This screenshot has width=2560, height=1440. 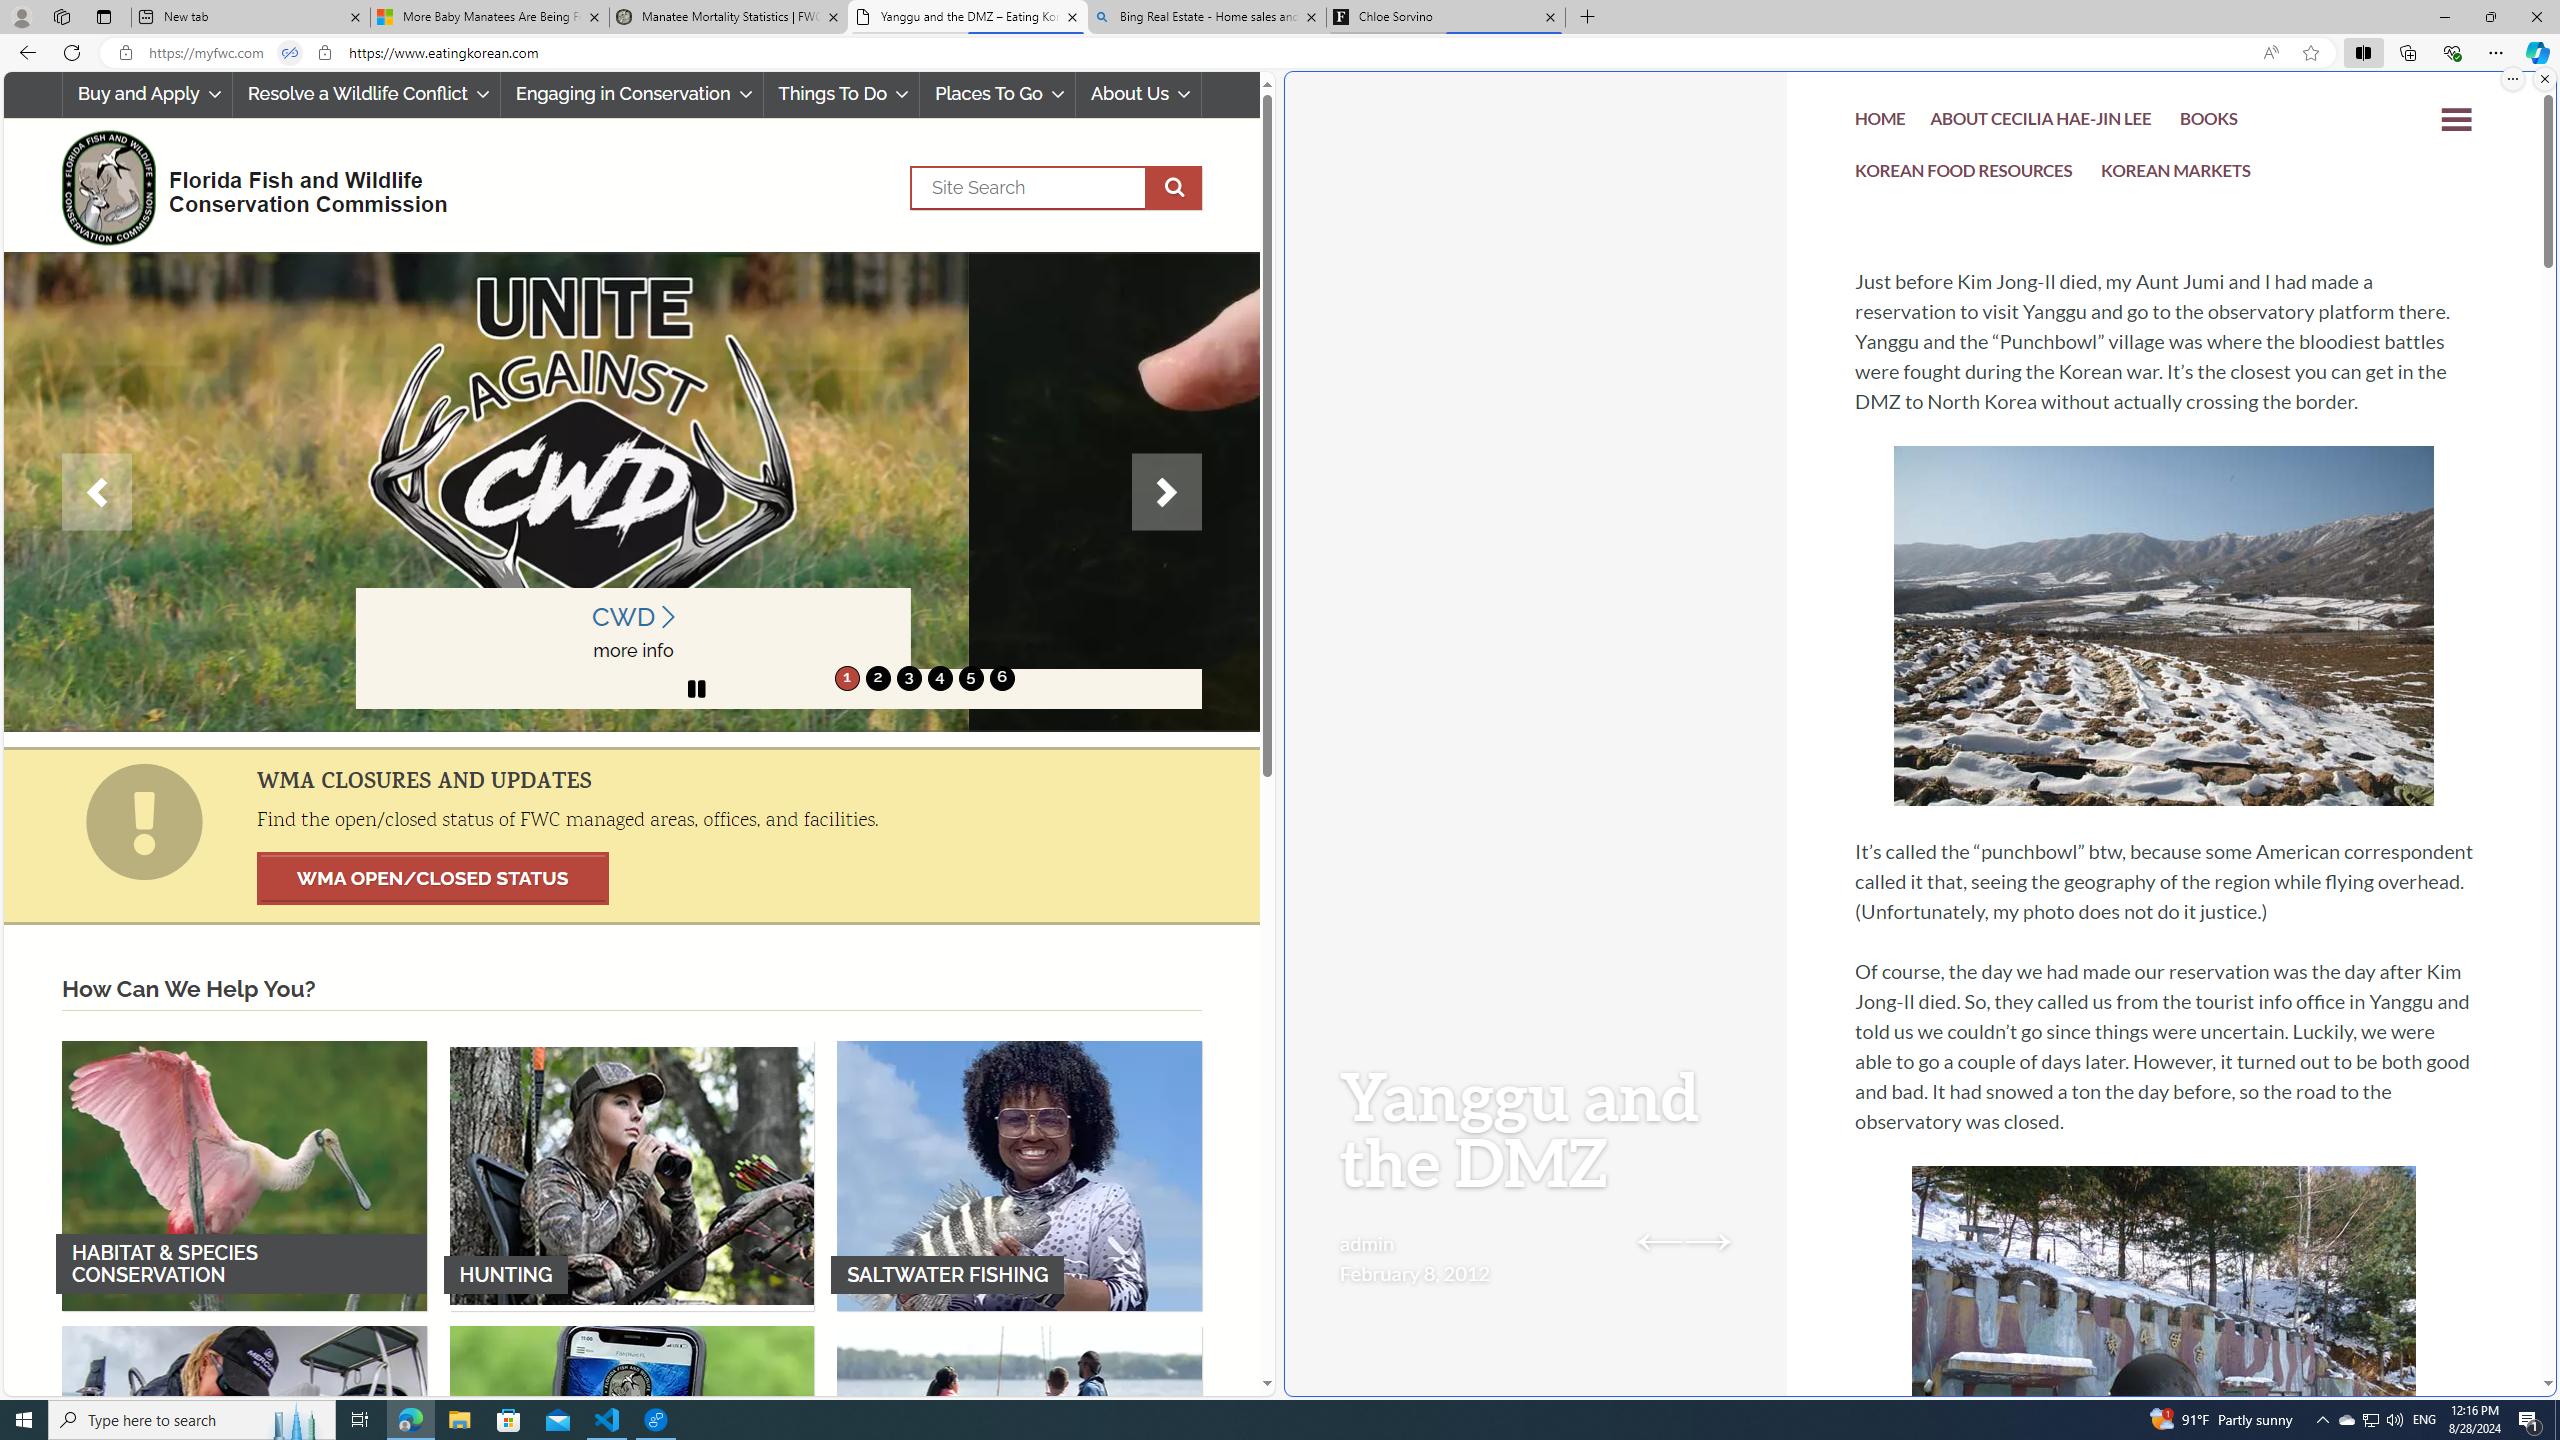 I want to click on 'KOREAN MARKETS', so click(x=2176, y=175).